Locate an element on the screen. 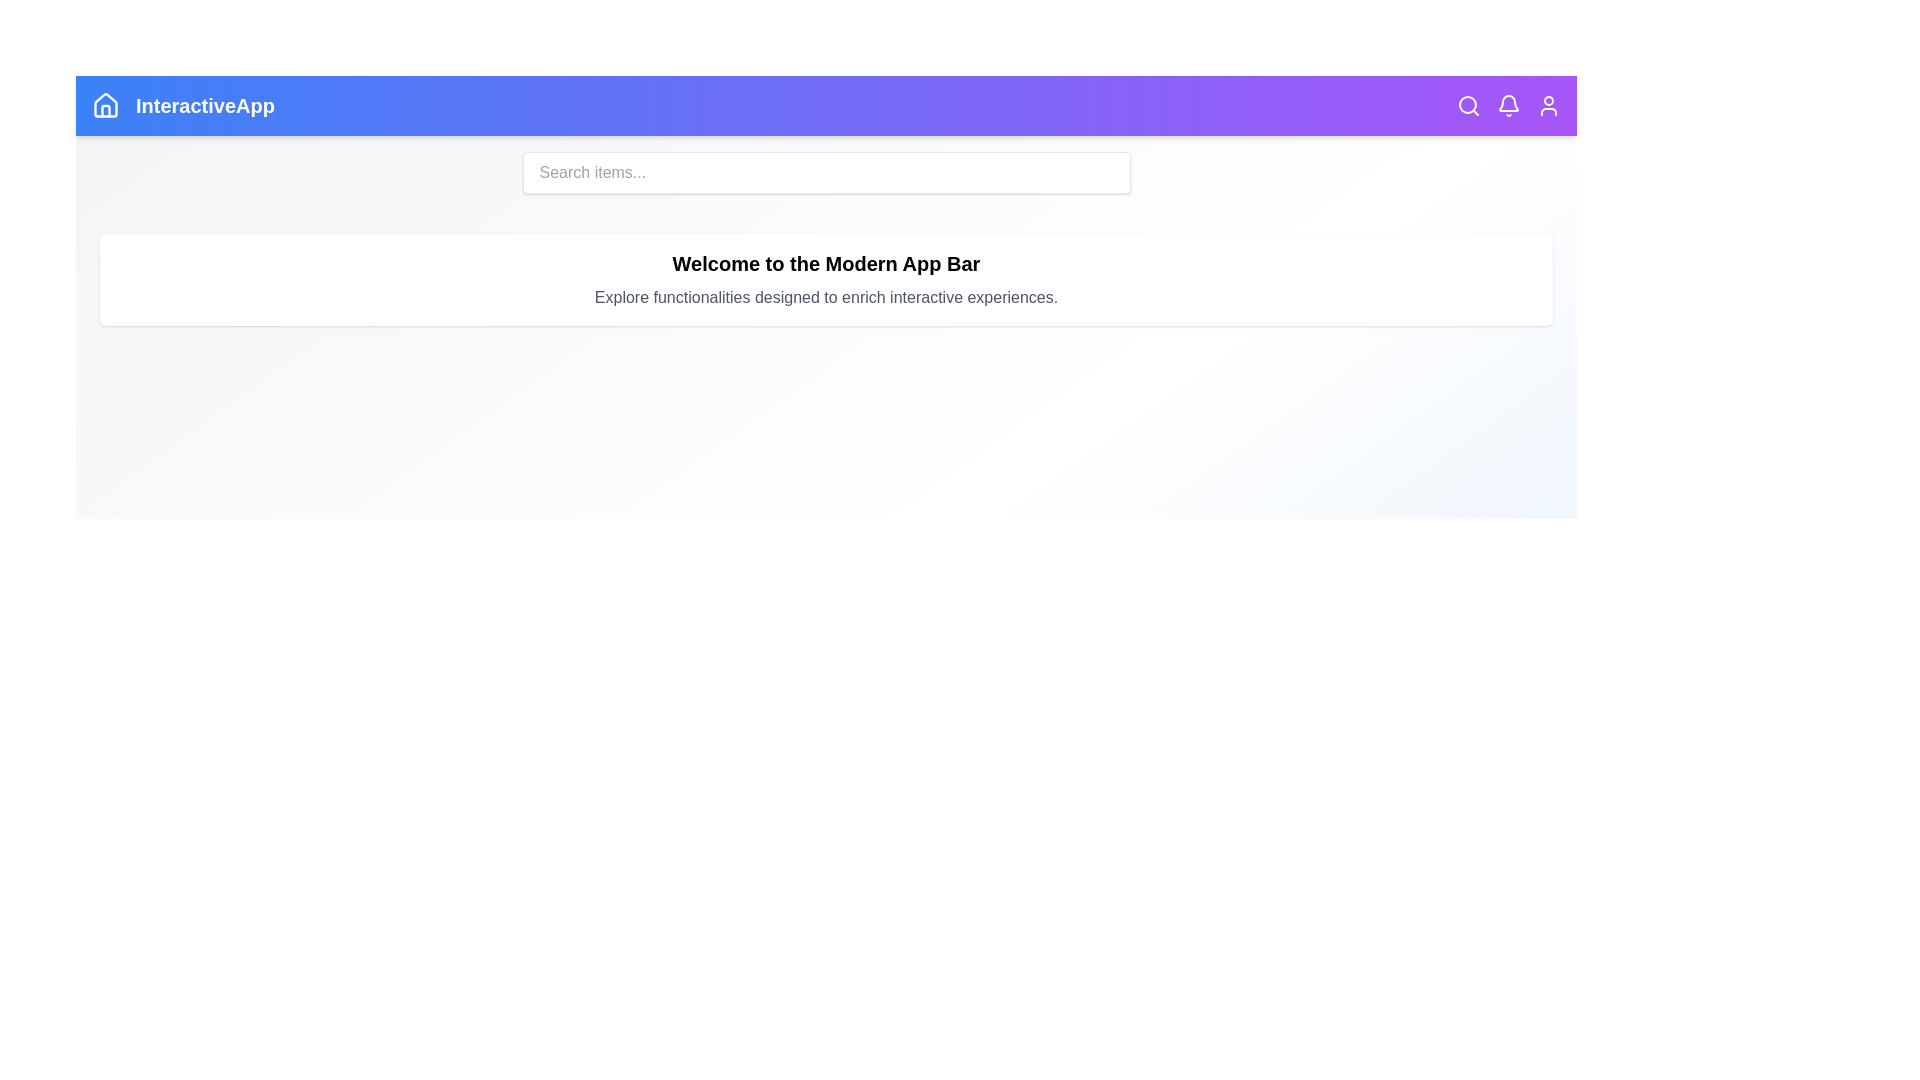 Image resolution: width=1920 pixels, height=1080 pixels. the 'User' icon to access user-related options is located at coordinates (1548, 105).